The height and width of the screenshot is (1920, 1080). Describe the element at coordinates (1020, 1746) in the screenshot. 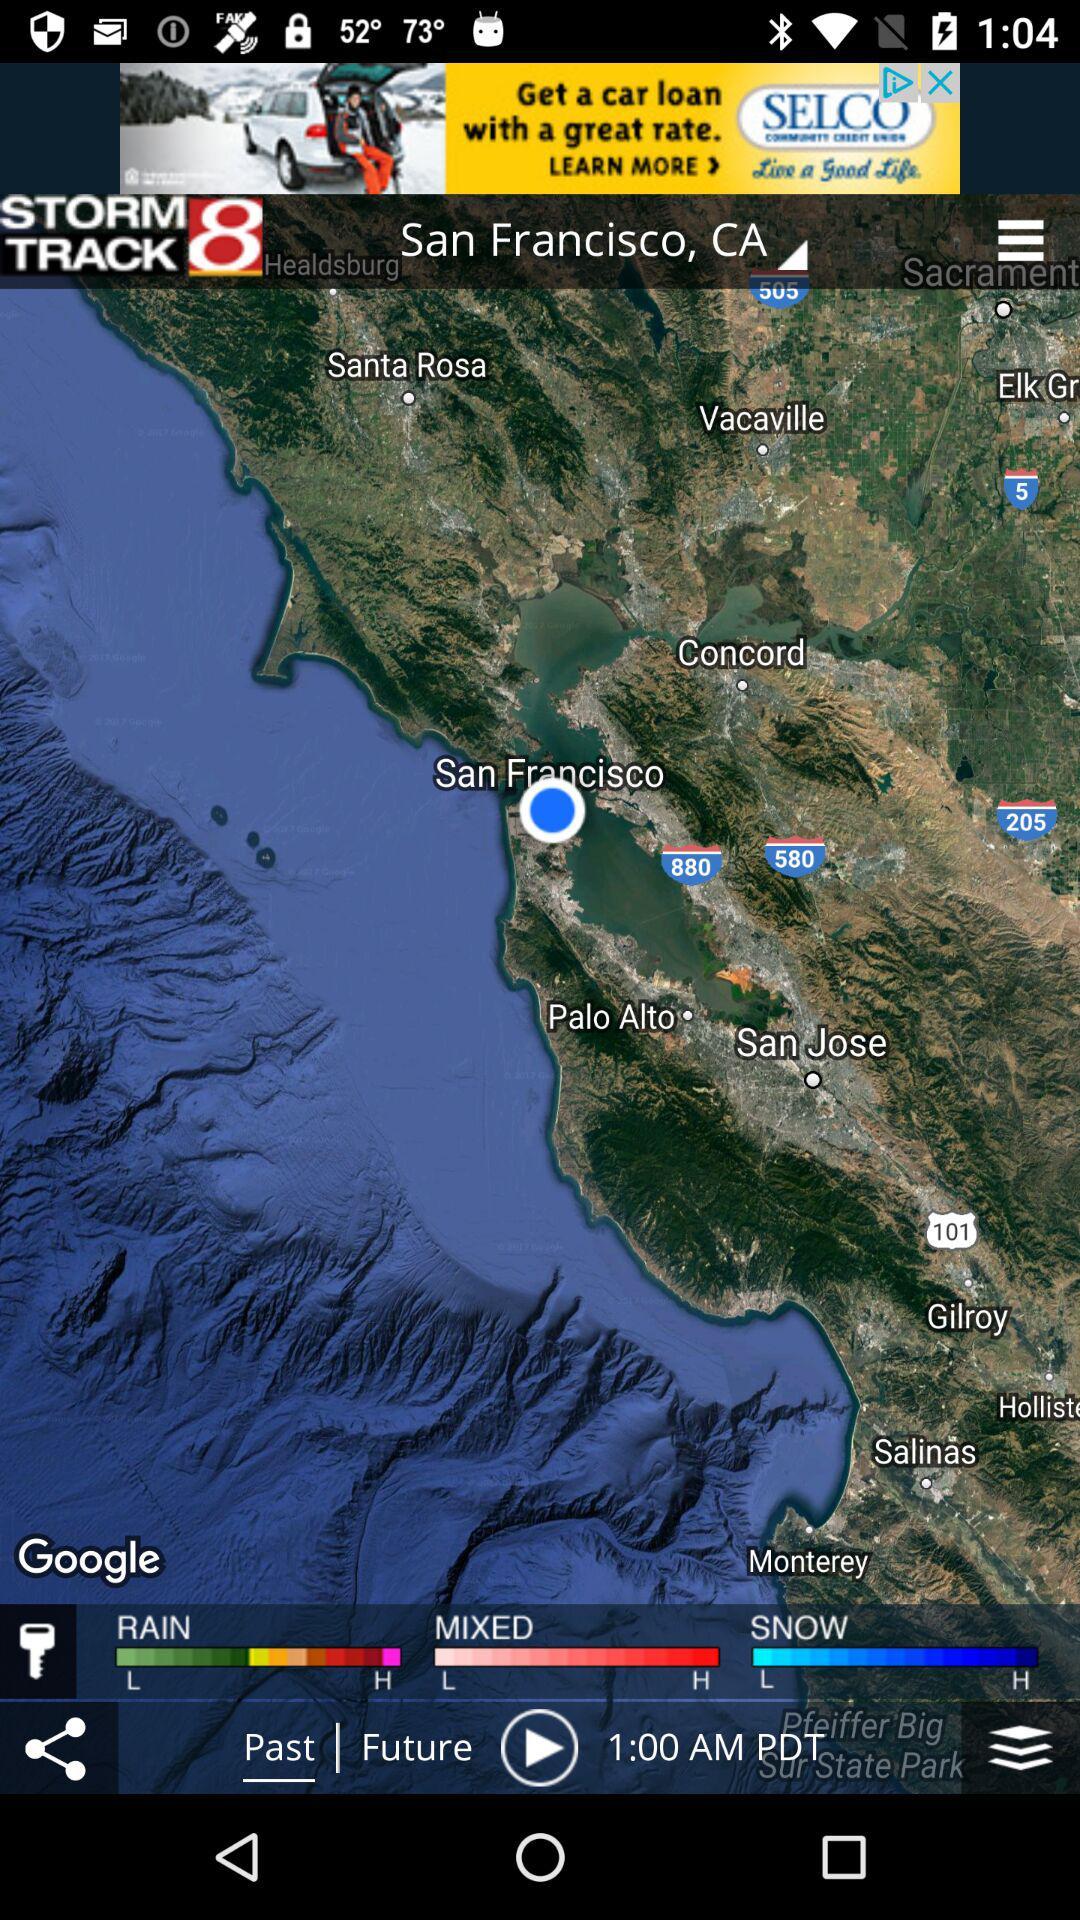

I see `the layers icon` at that location.